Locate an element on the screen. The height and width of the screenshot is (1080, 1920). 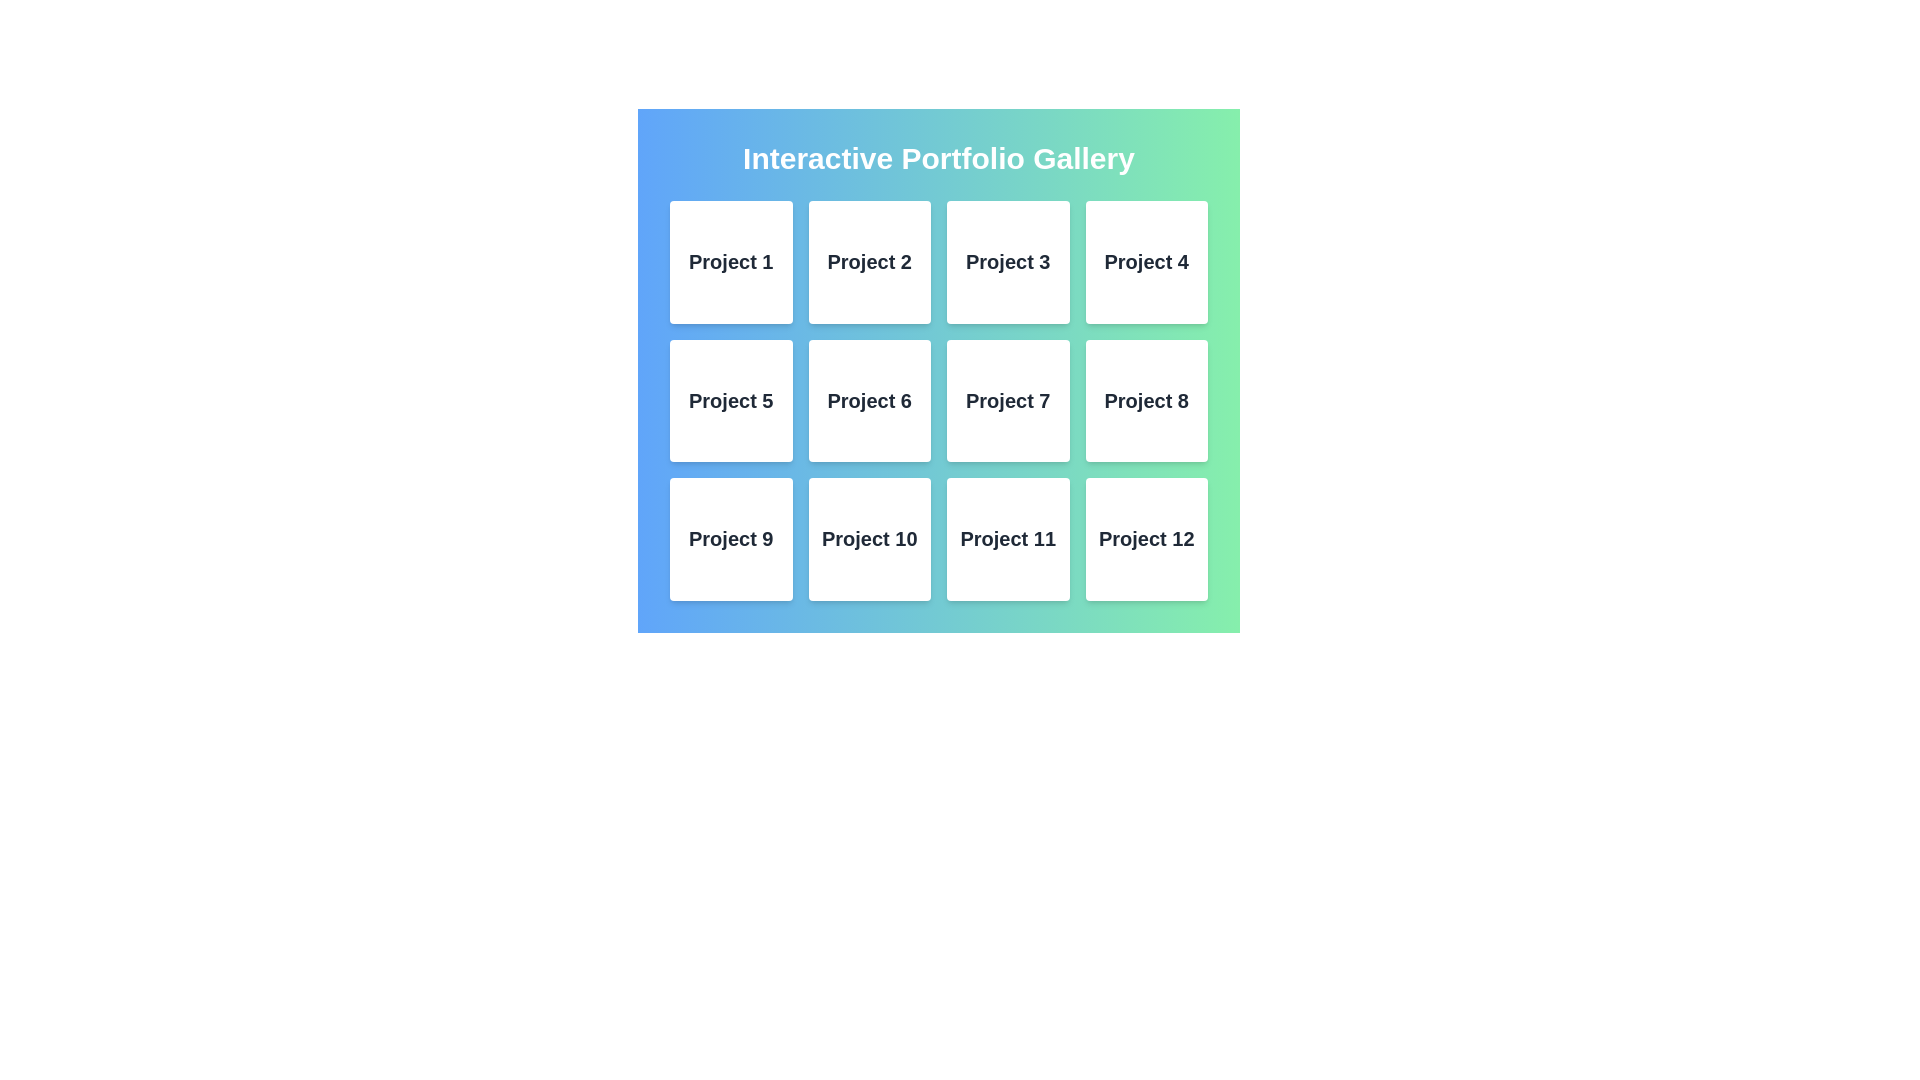
the circular button with an embedded share icon located at the top-right corner of the 'Project 4' tile in the Interactive Portfolio Gallery to trigger a tooltip or visual response is located at coordinates (1172, 261).